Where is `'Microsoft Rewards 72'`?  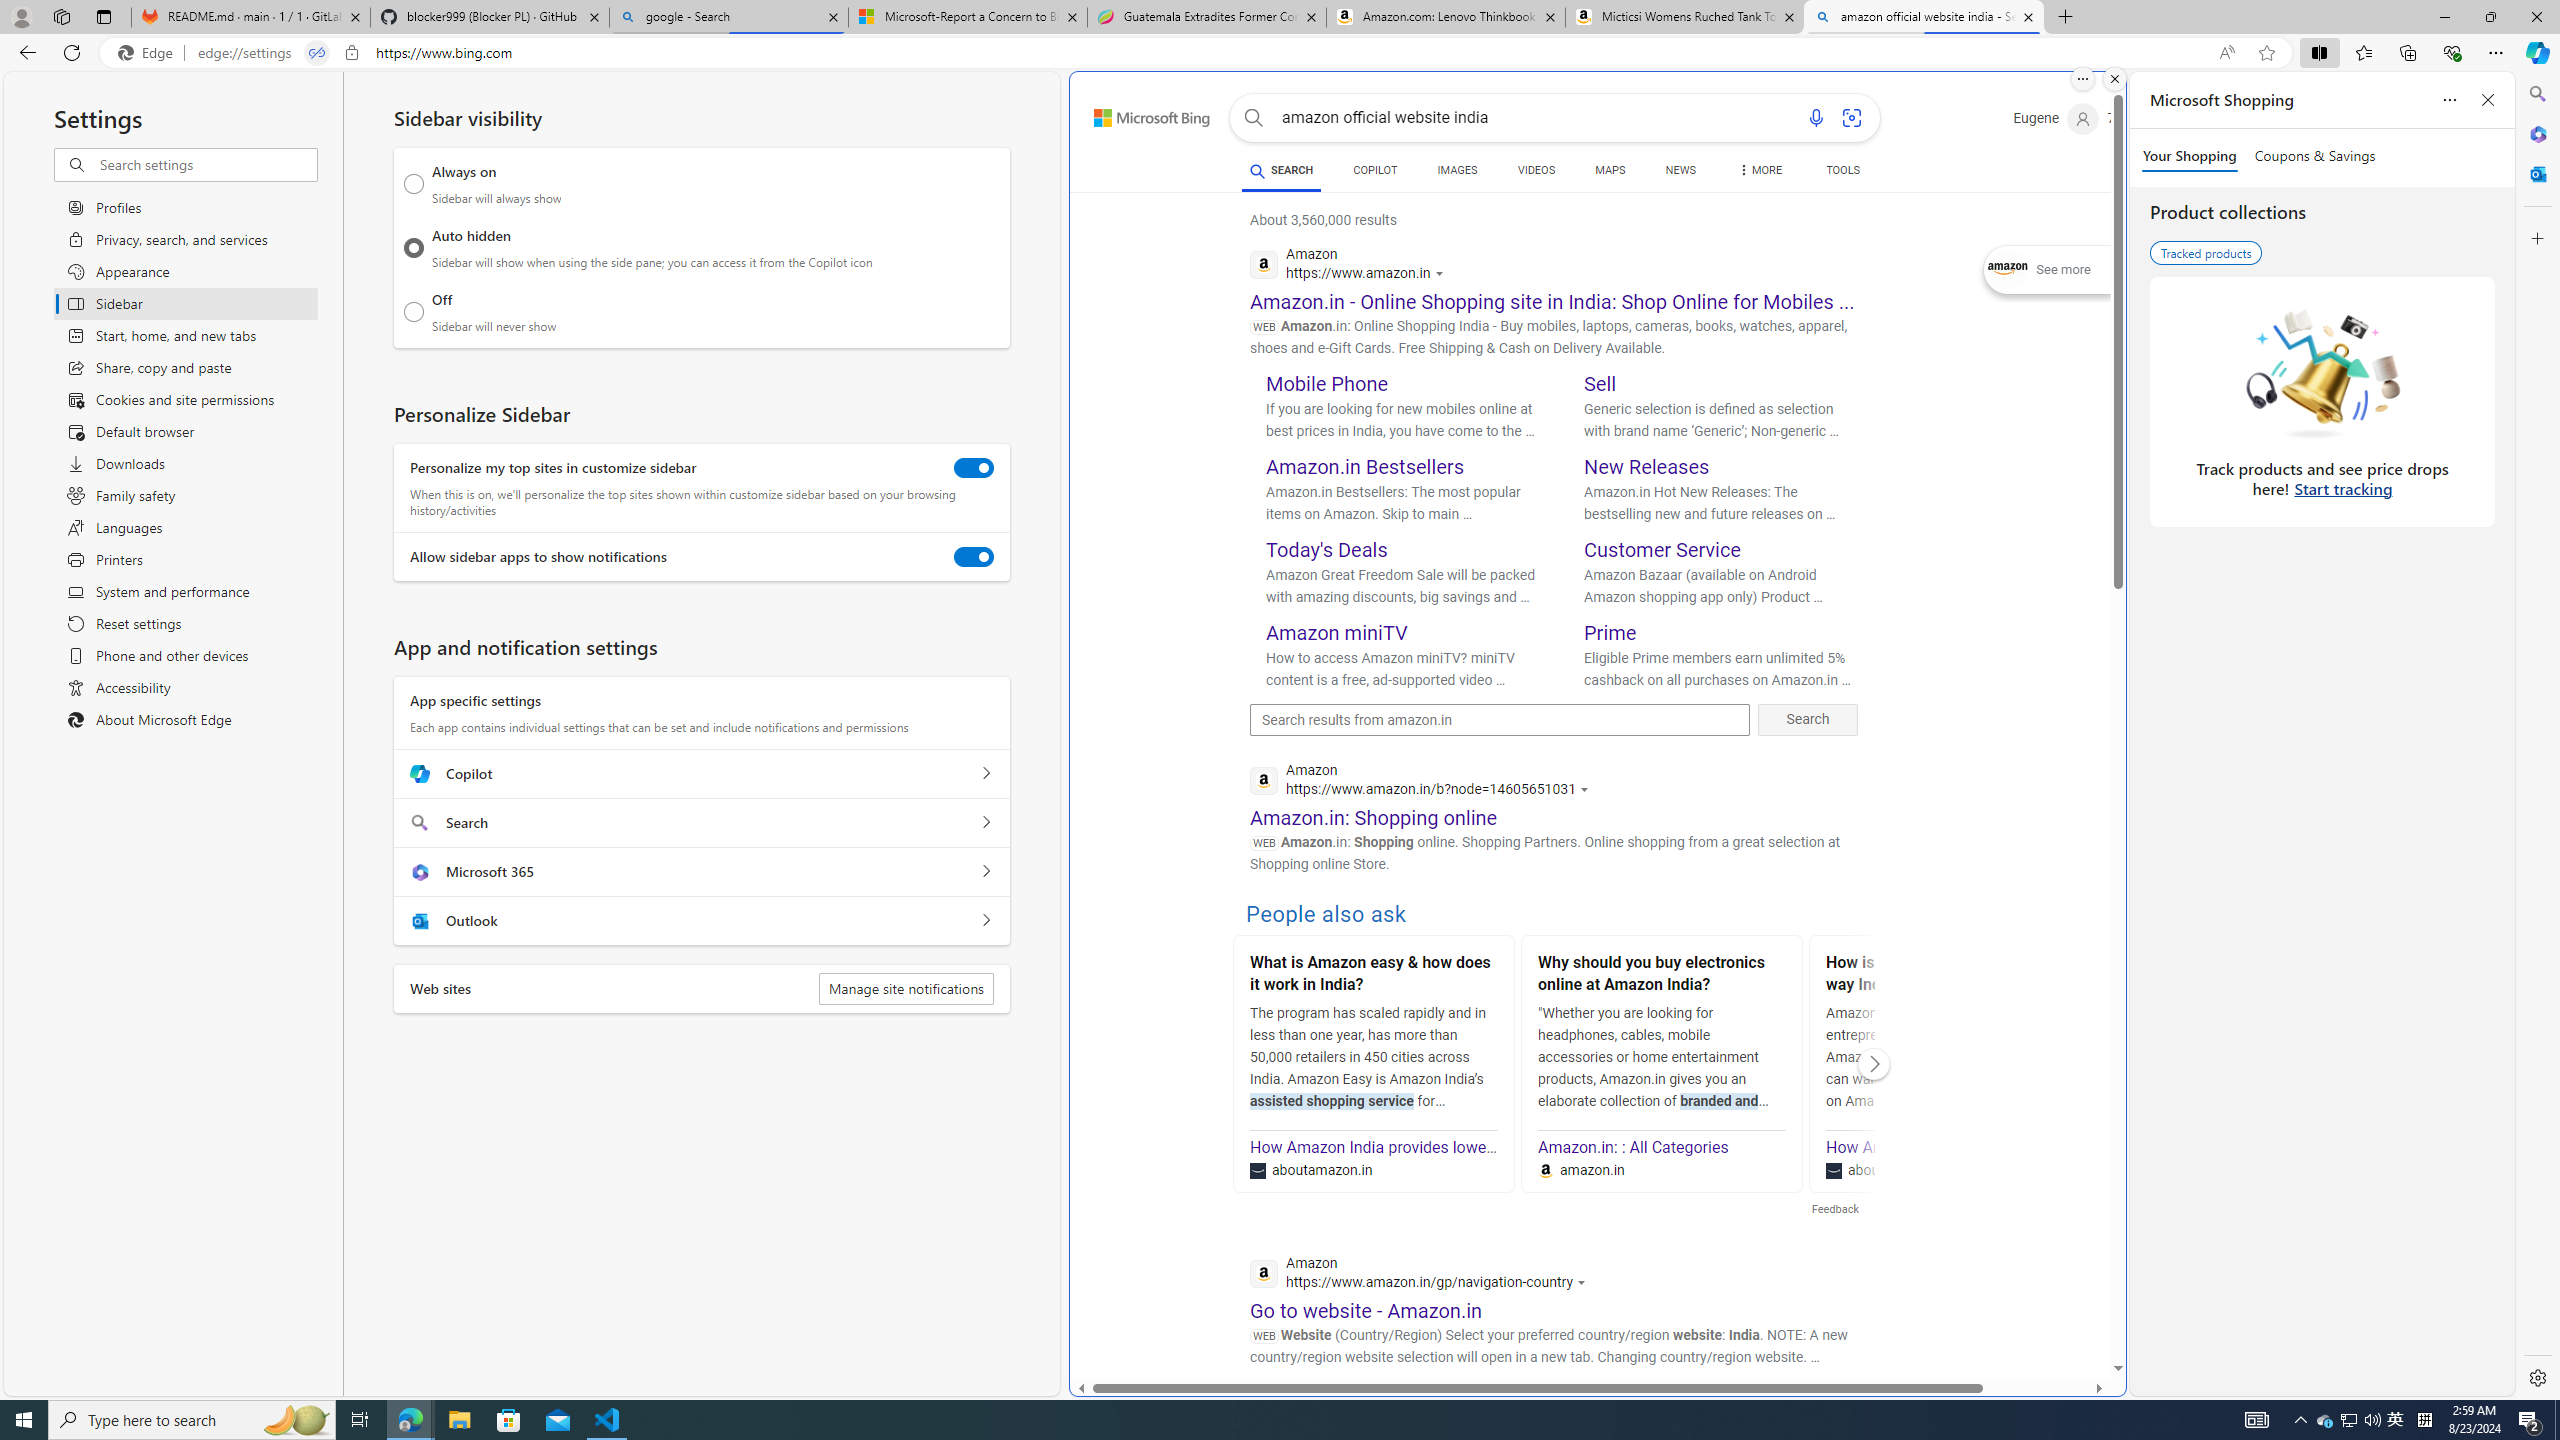
'Microsoft Rewards 72' is located at coordinates (2136, 118).